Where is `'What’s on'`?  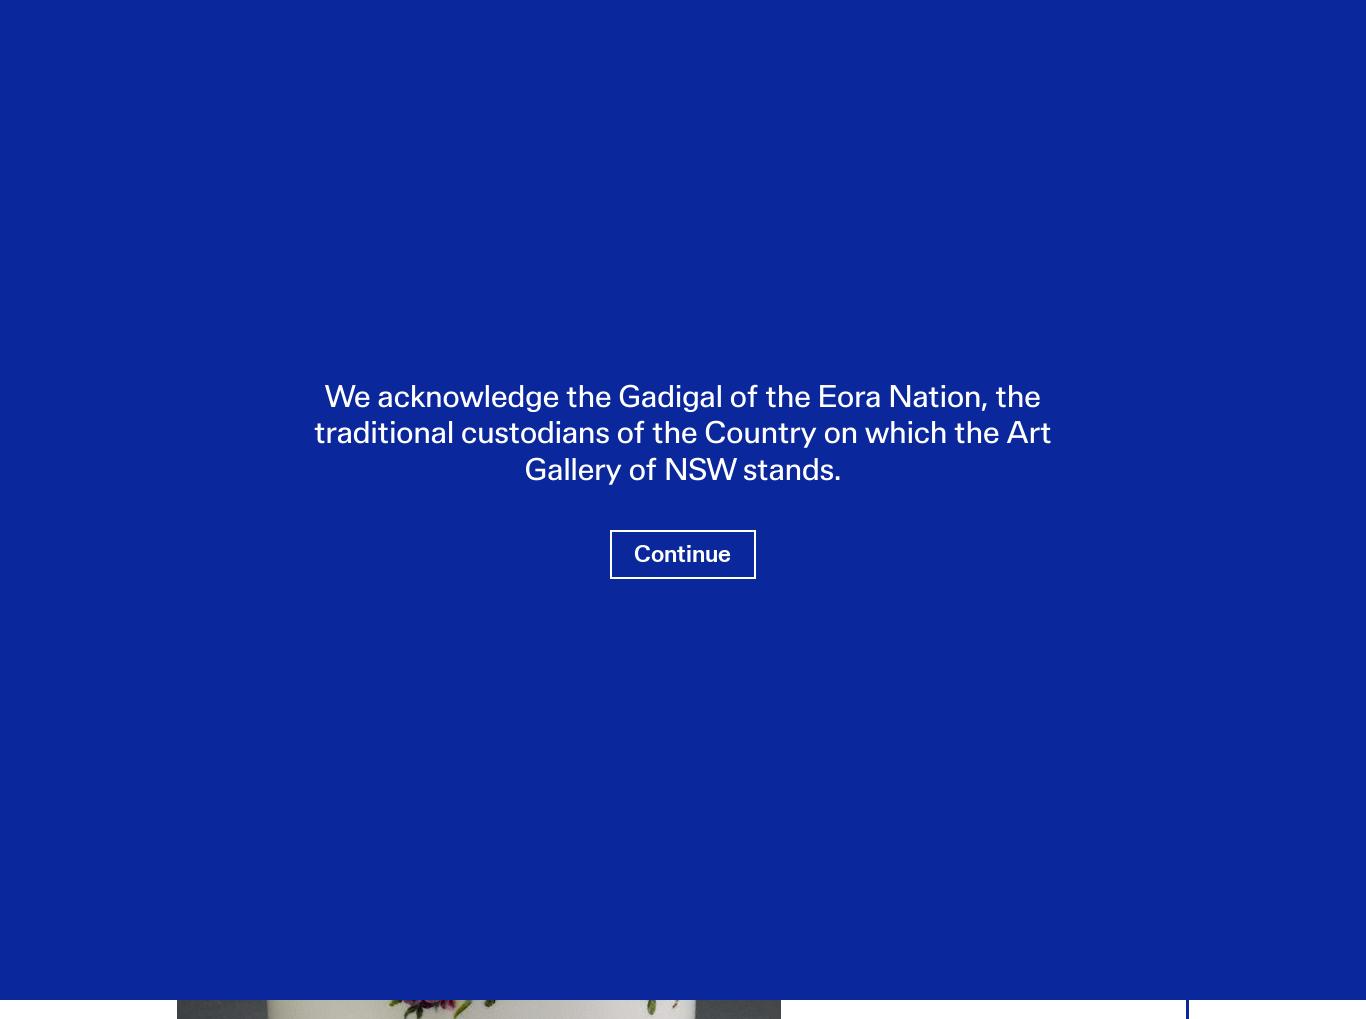 'What’s on' is located at coordinates (111, 63).